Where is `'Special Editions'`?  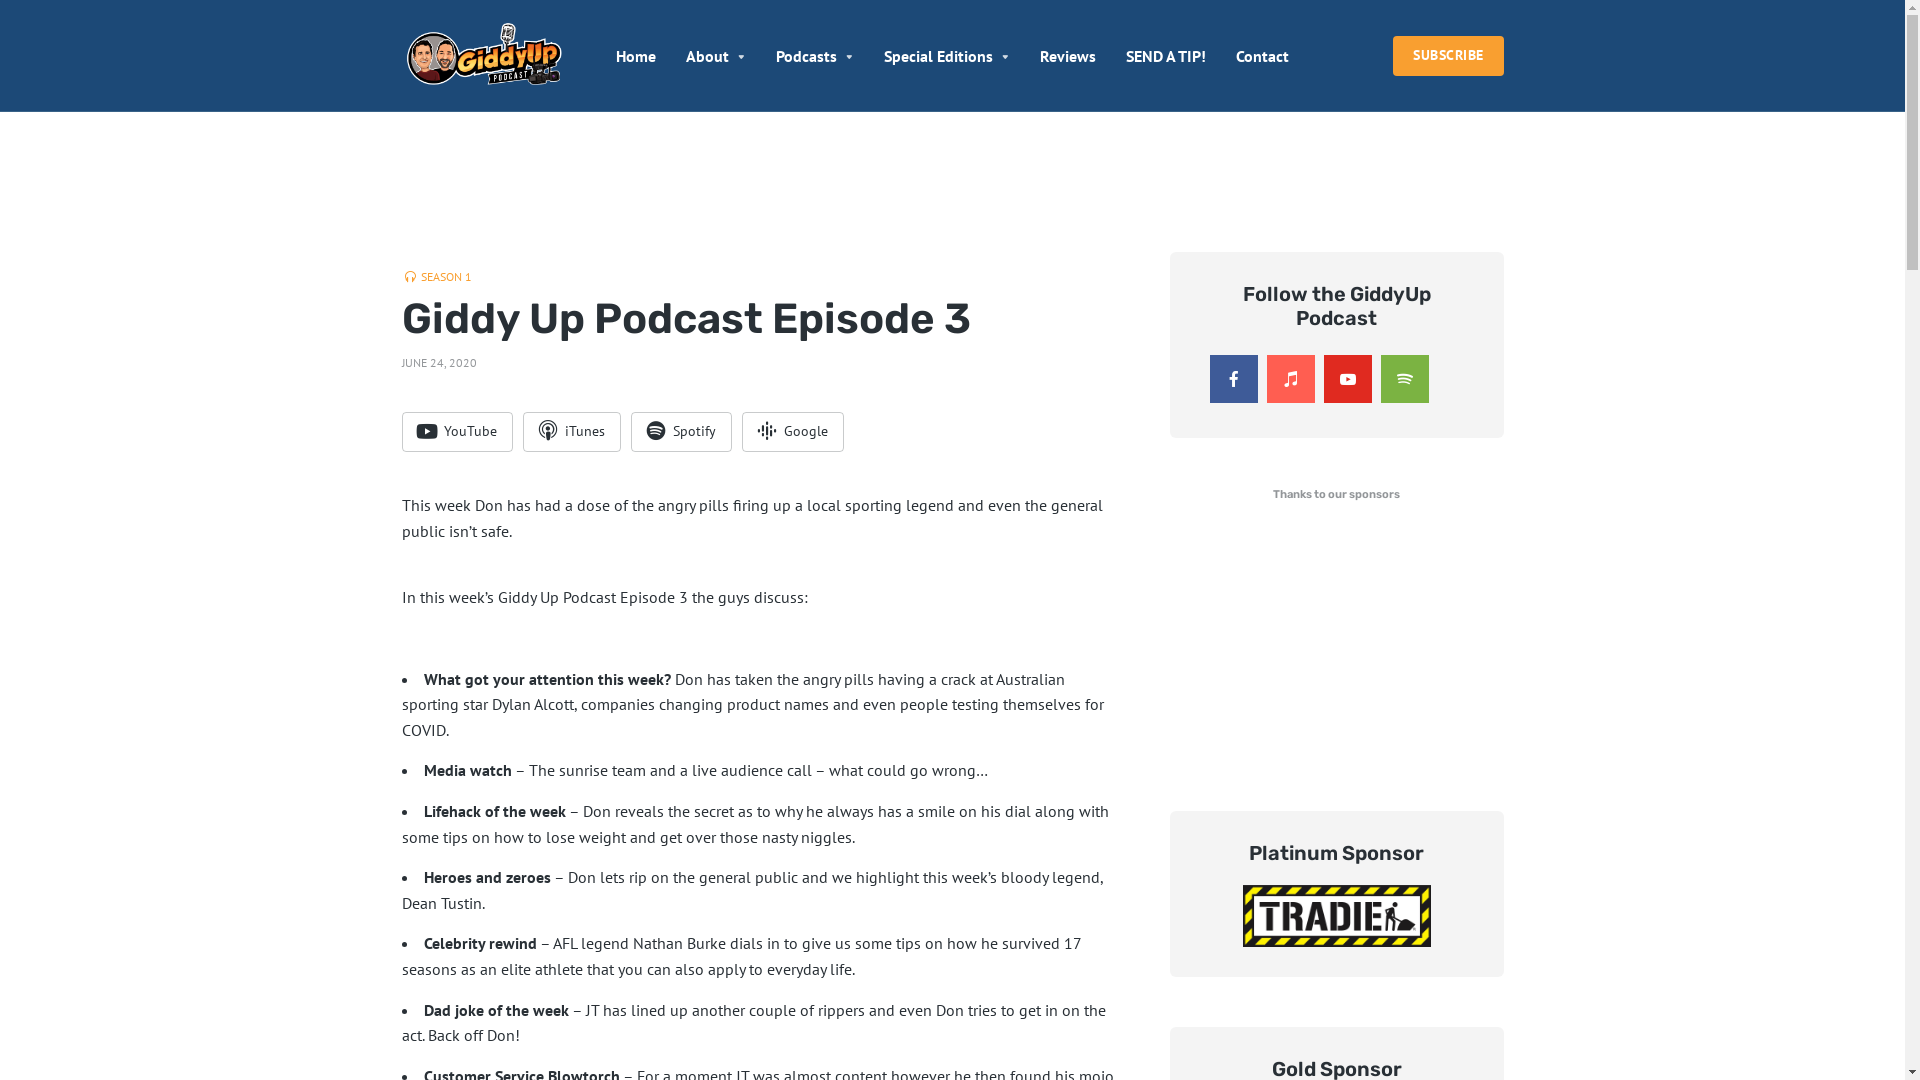
'Special Editions' is located at coordinates (945, 55).